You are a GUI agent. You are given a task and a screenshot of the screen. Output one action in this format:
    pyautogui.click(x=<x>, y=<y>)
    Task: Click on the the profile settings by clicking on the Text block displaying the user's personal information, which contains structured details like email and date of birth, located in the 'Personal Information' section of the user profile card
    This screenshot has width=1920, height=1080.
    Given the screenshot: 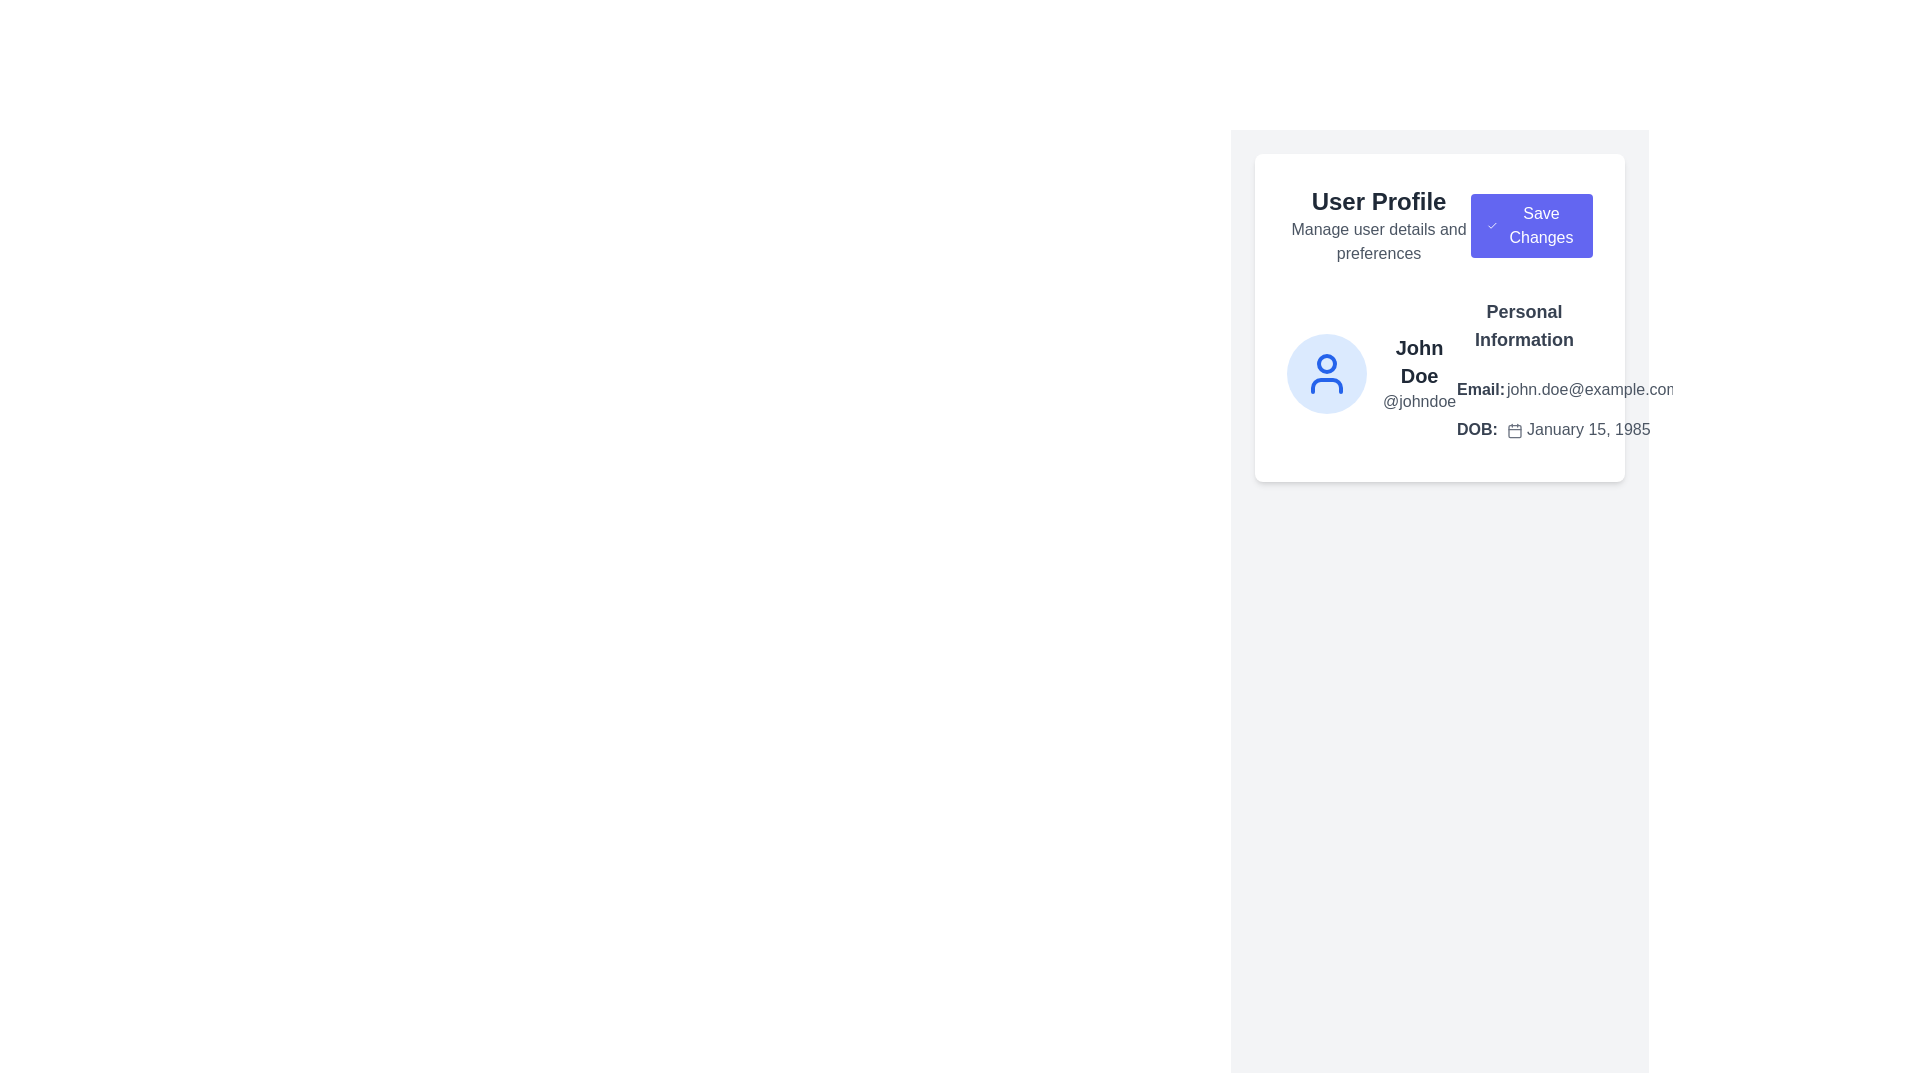 What is the action you would take?
    pyautogui.click(x=1523, y=374)
    